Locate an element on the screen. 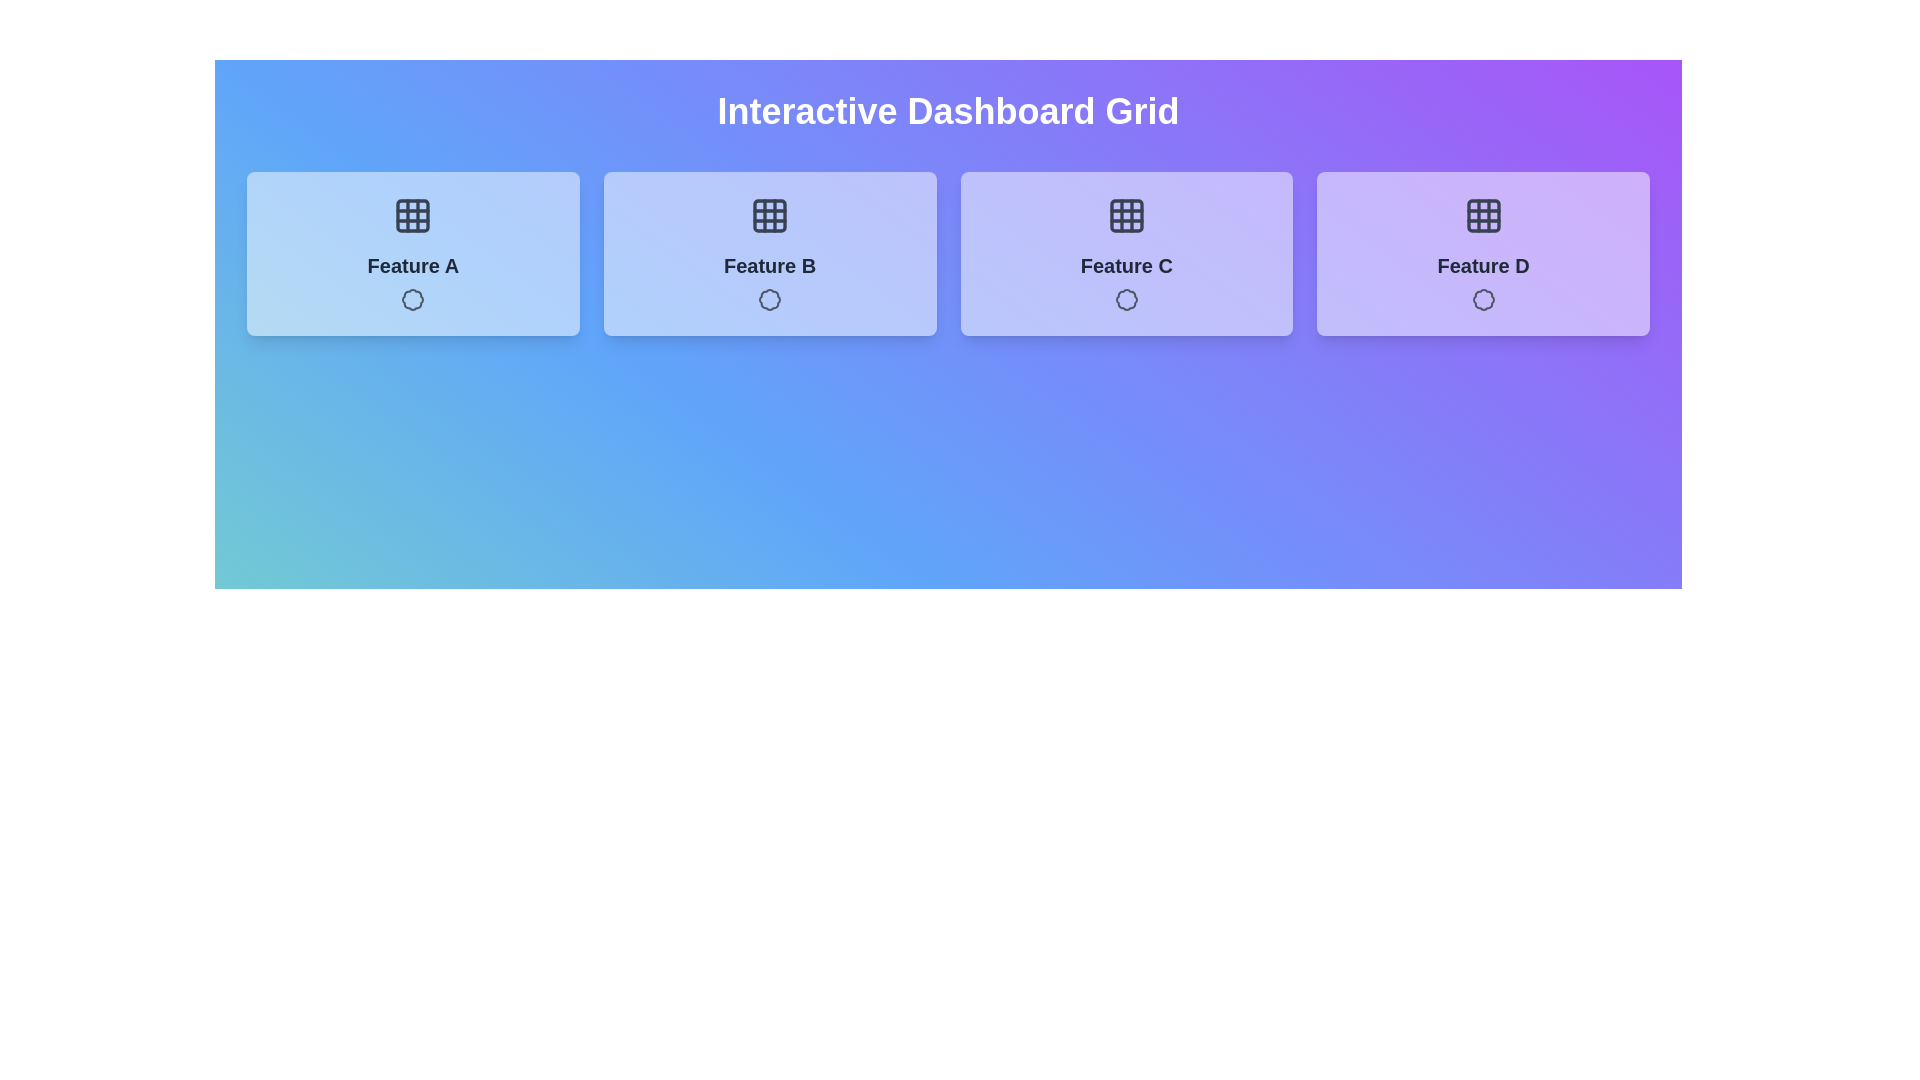 The height and width of the screenshot is (1080, 1920). the Card widget representing 'Feature D', located in the fourth position from the left in a row of four similar cards is located at coordinates (1483, 253).